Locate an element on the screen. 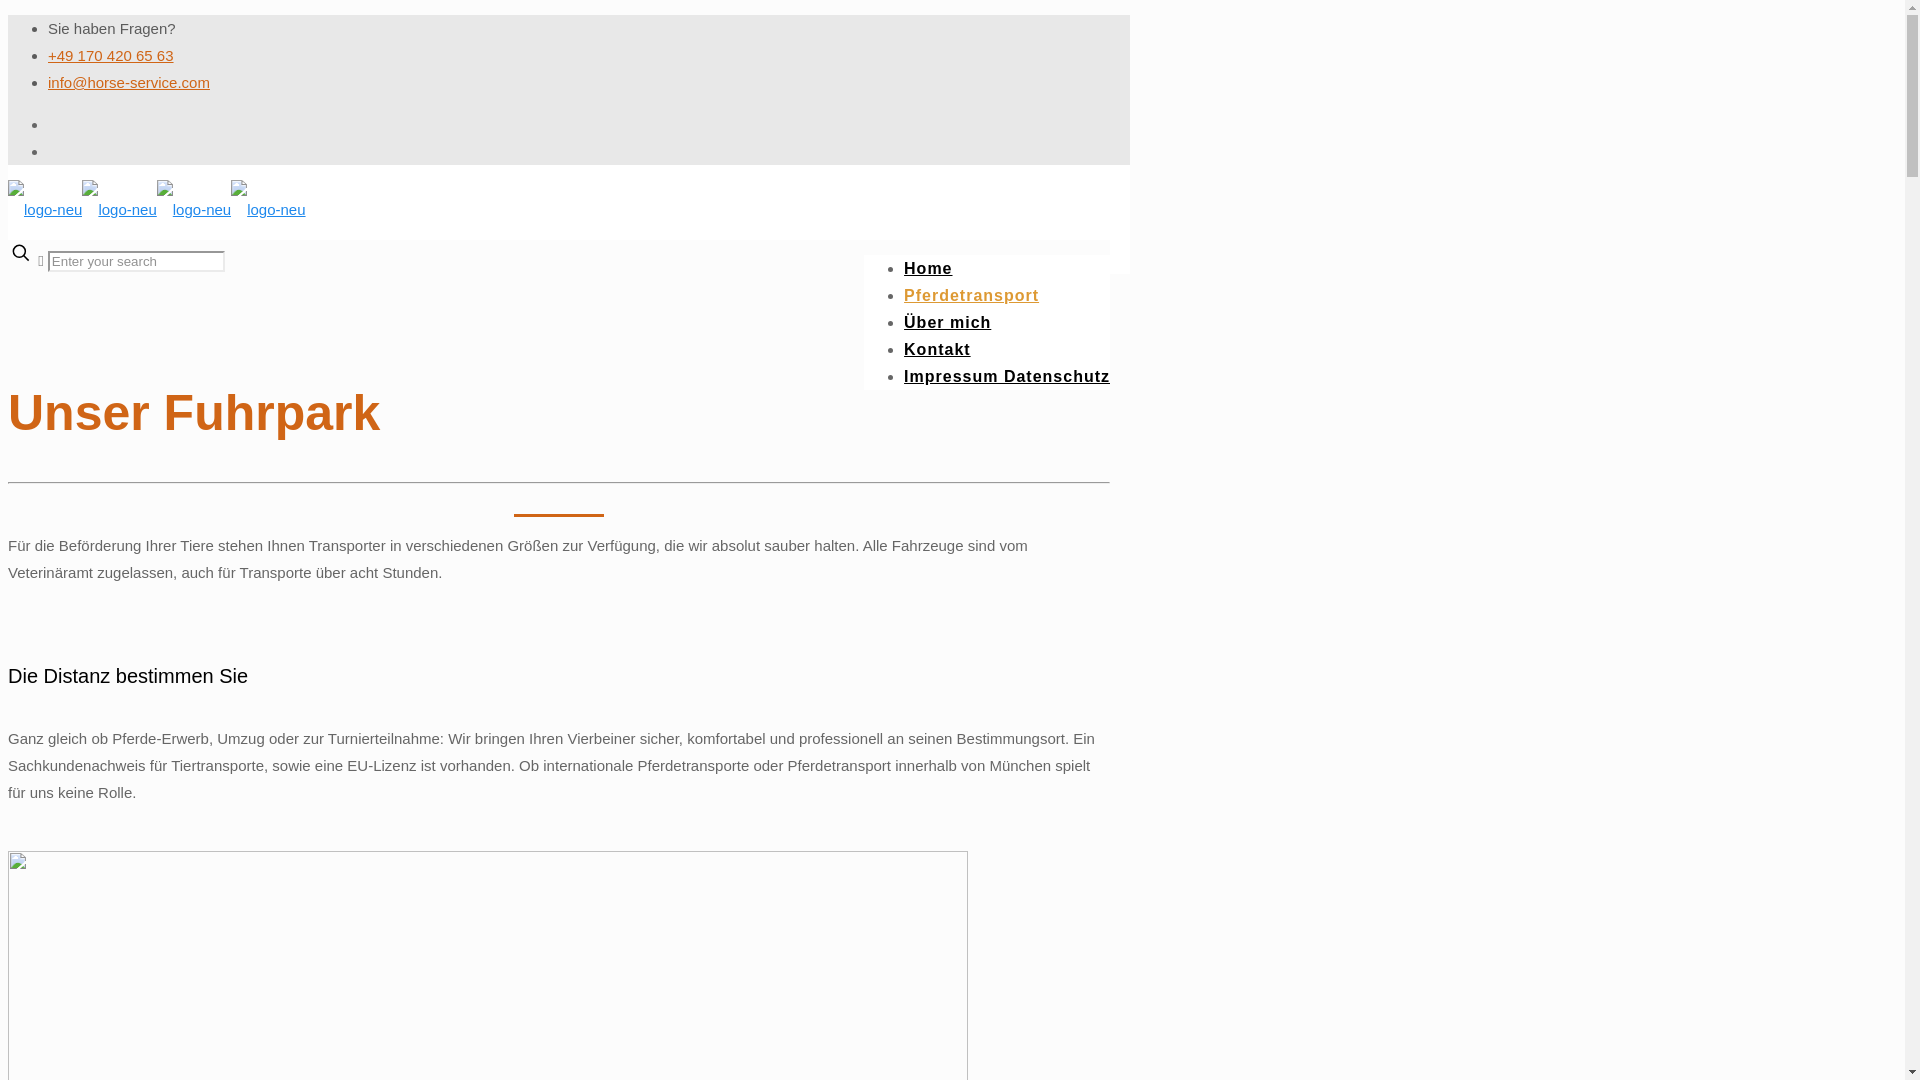  'Horse Service' is located at coordinates (156, 209).